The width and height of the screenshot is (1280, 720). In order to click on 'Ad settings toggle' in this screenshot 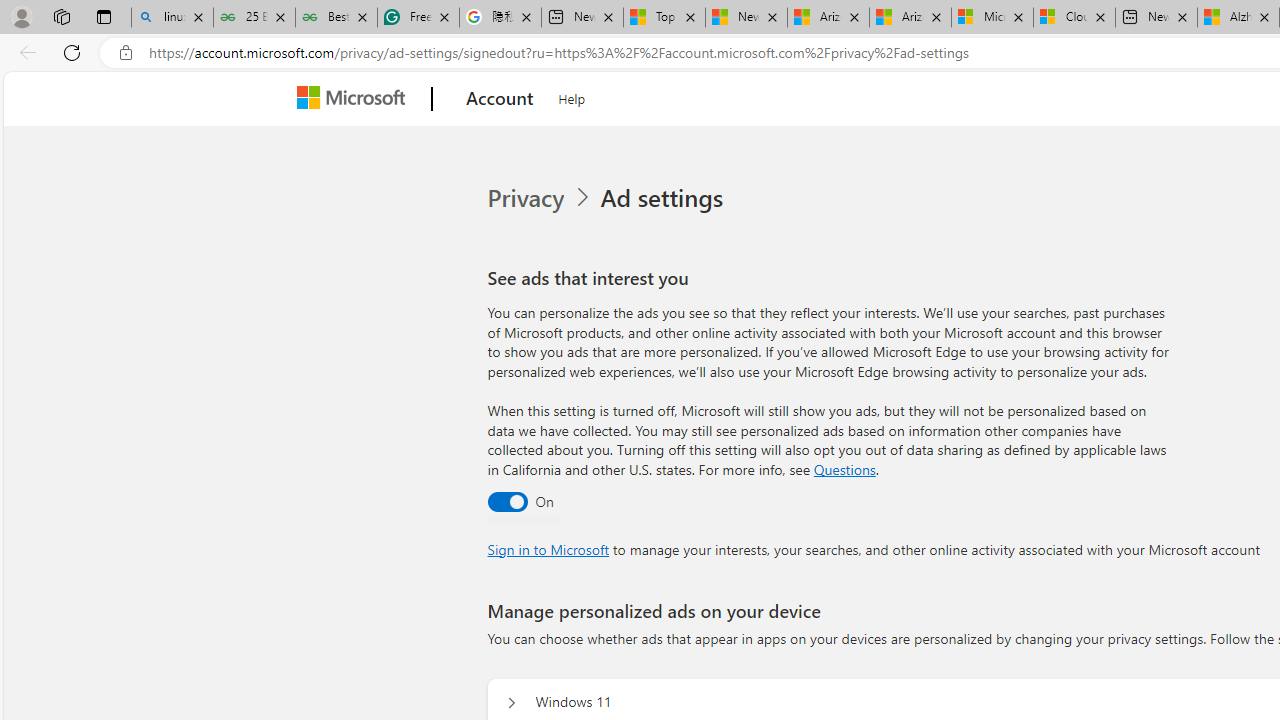, I will do `click(506, 500)`.